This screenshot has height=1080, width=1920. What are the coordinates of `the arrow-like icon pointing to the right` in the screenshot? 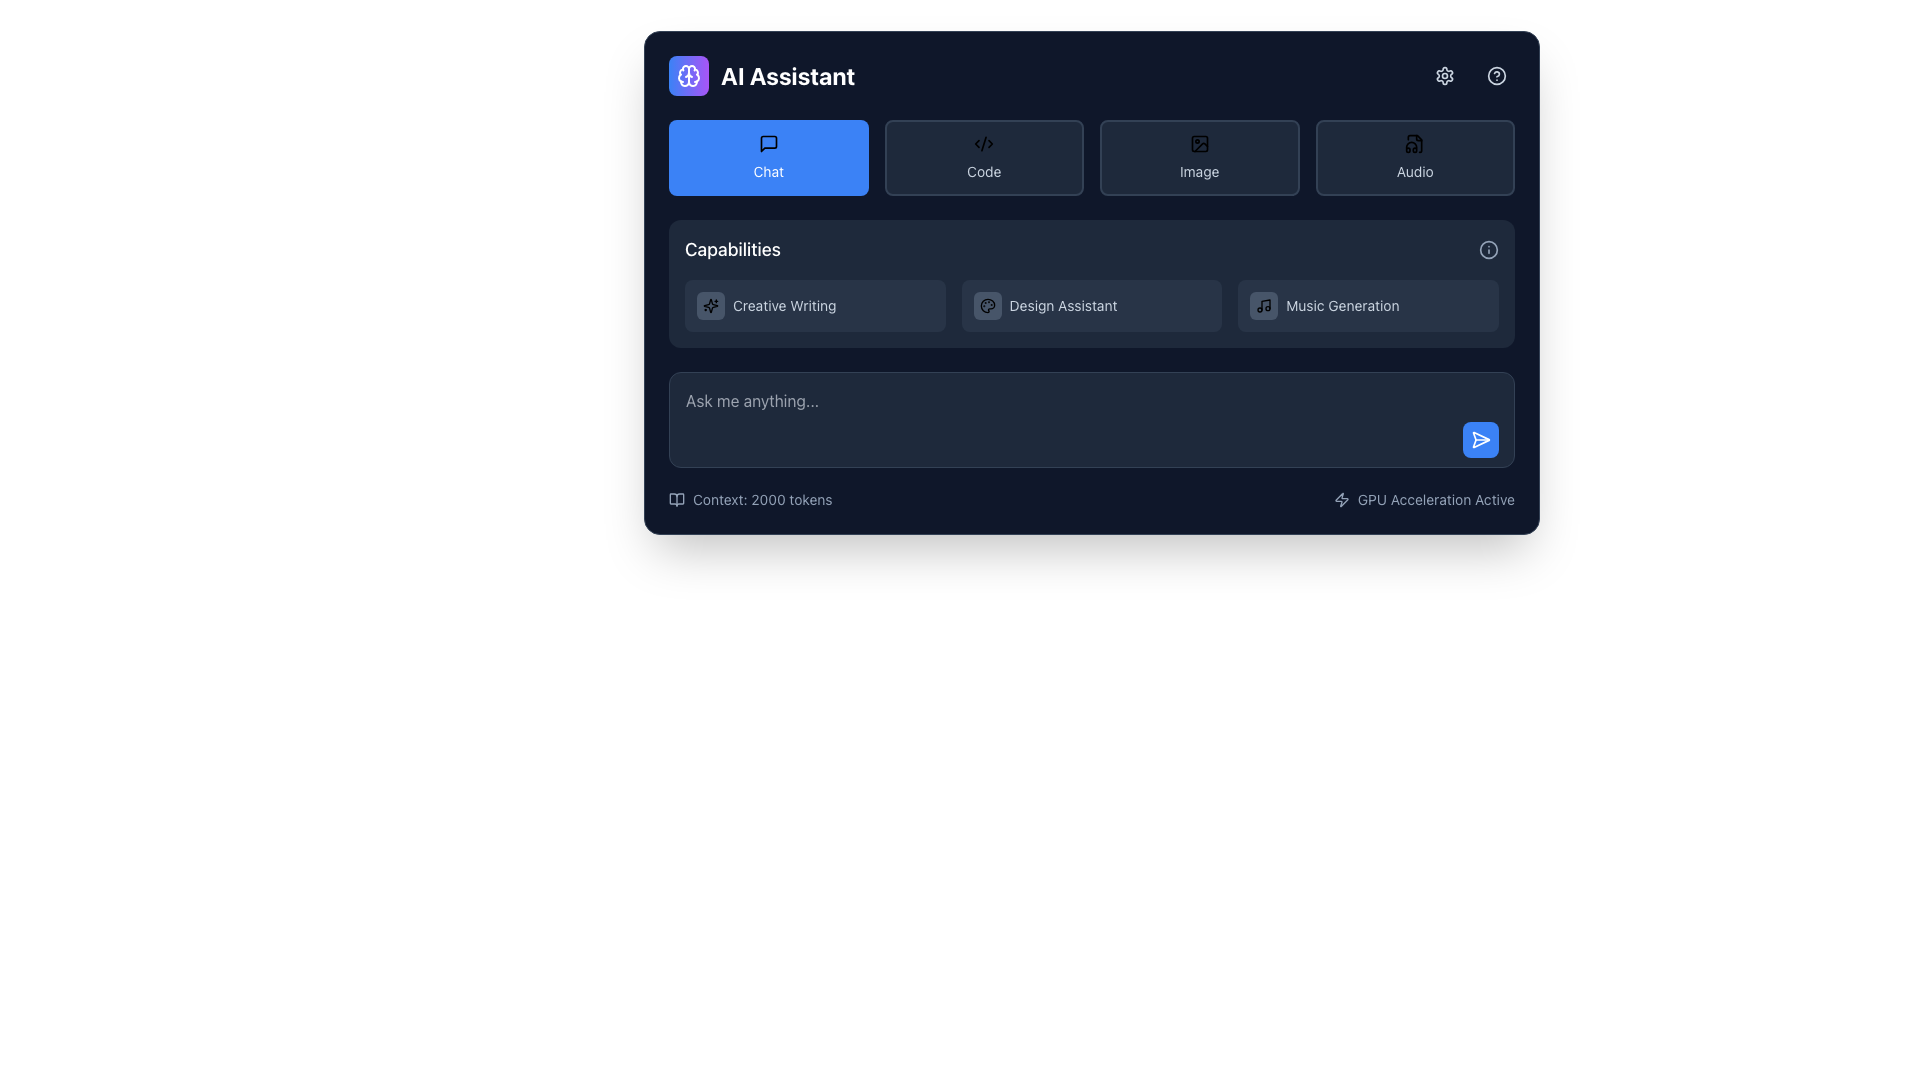 It's located at (1481, 438).